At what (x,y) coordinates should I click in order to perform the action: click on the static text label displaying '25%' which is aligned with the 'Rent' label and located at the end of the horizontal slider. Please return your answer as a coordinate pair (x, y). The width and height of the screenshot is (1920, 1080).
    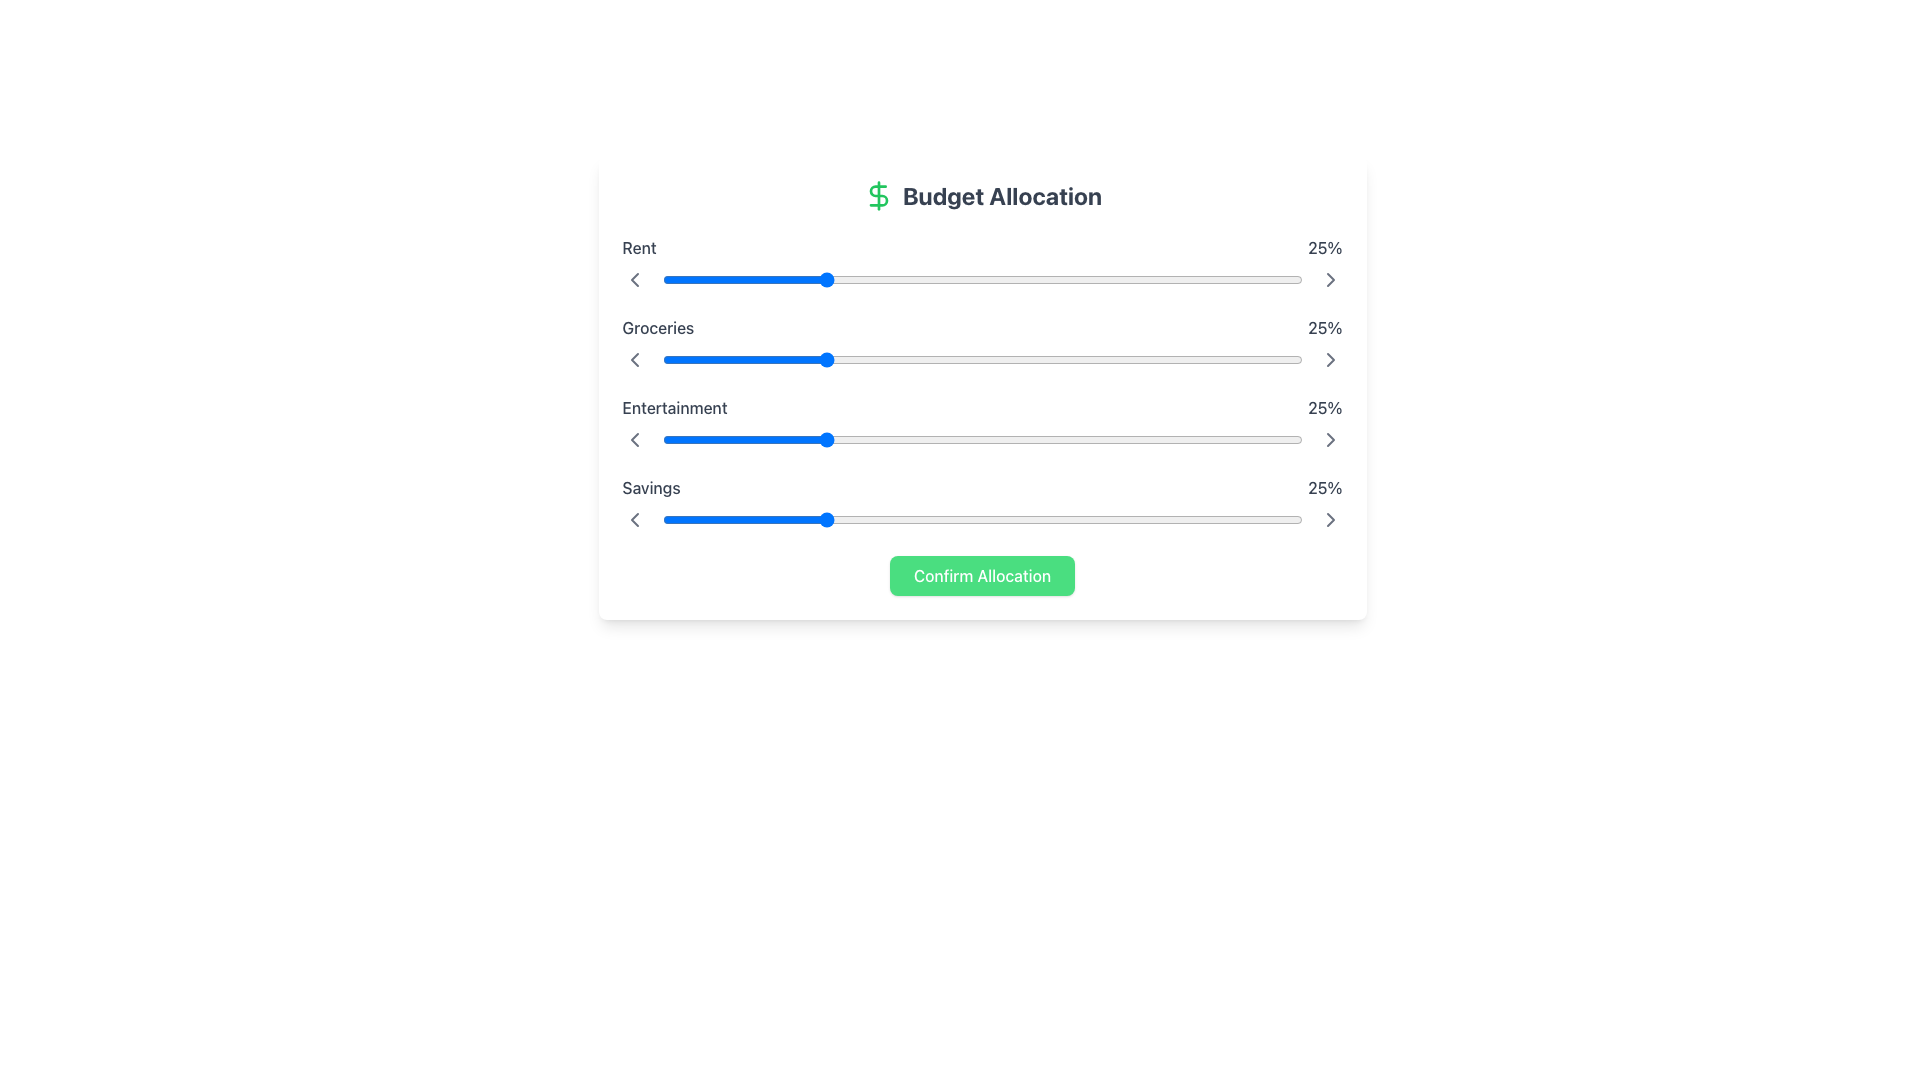
    Looking at the image, I should click on (1325, 246).